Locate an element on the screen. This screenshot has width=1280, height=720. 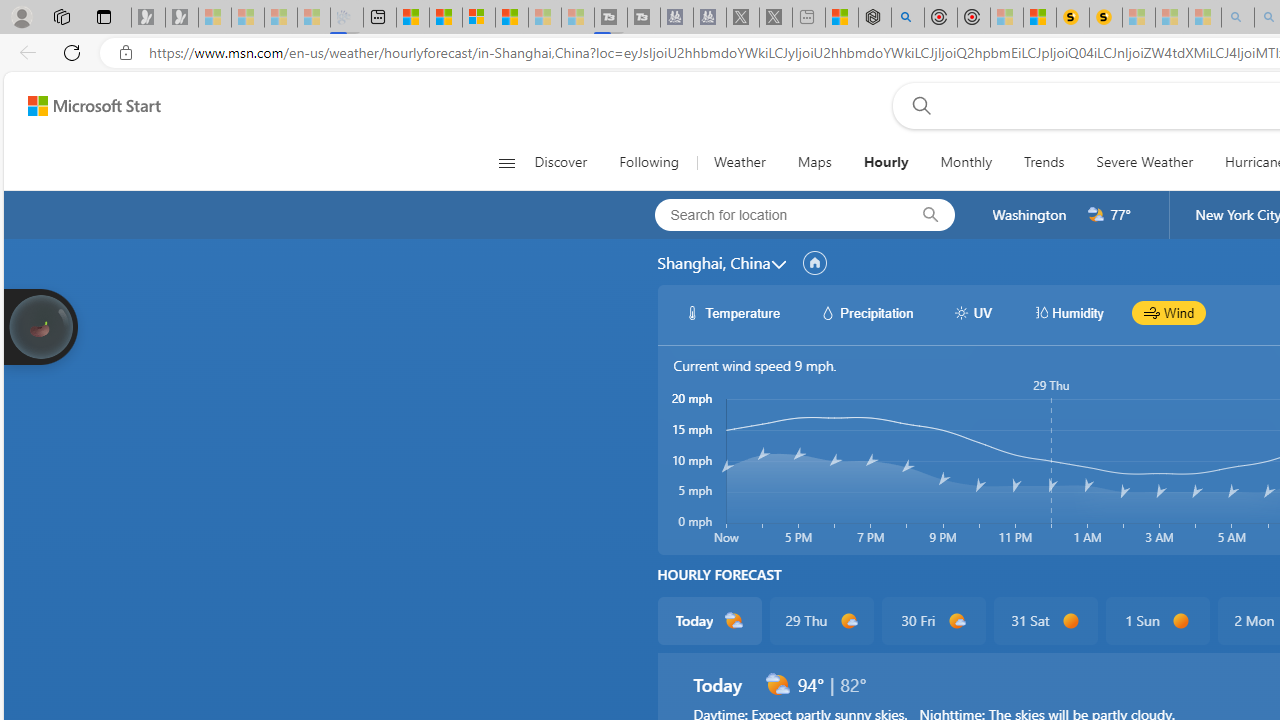
'Overview' is located at coordinates (478, 17).